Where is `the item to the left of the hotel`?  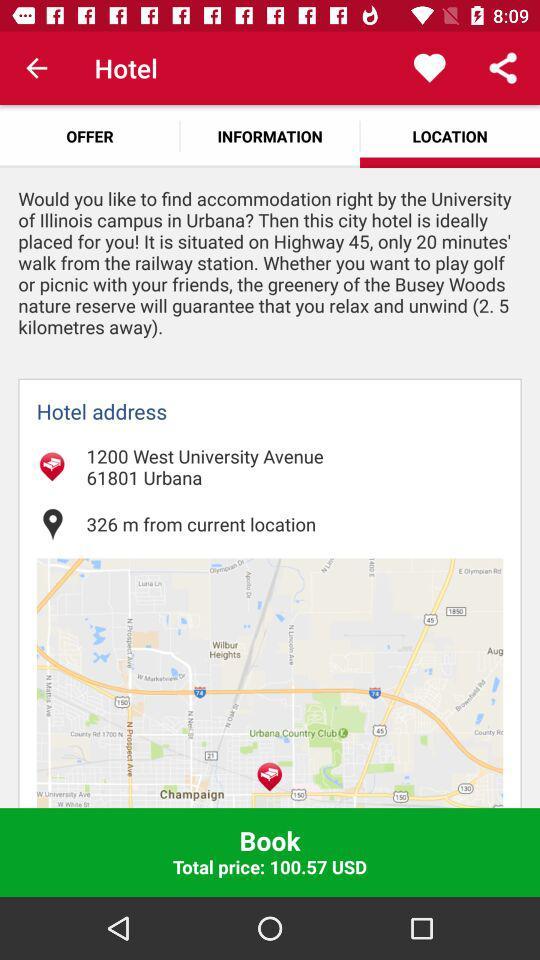 the item to the left of the hotel is located at coordinates (36, 68).